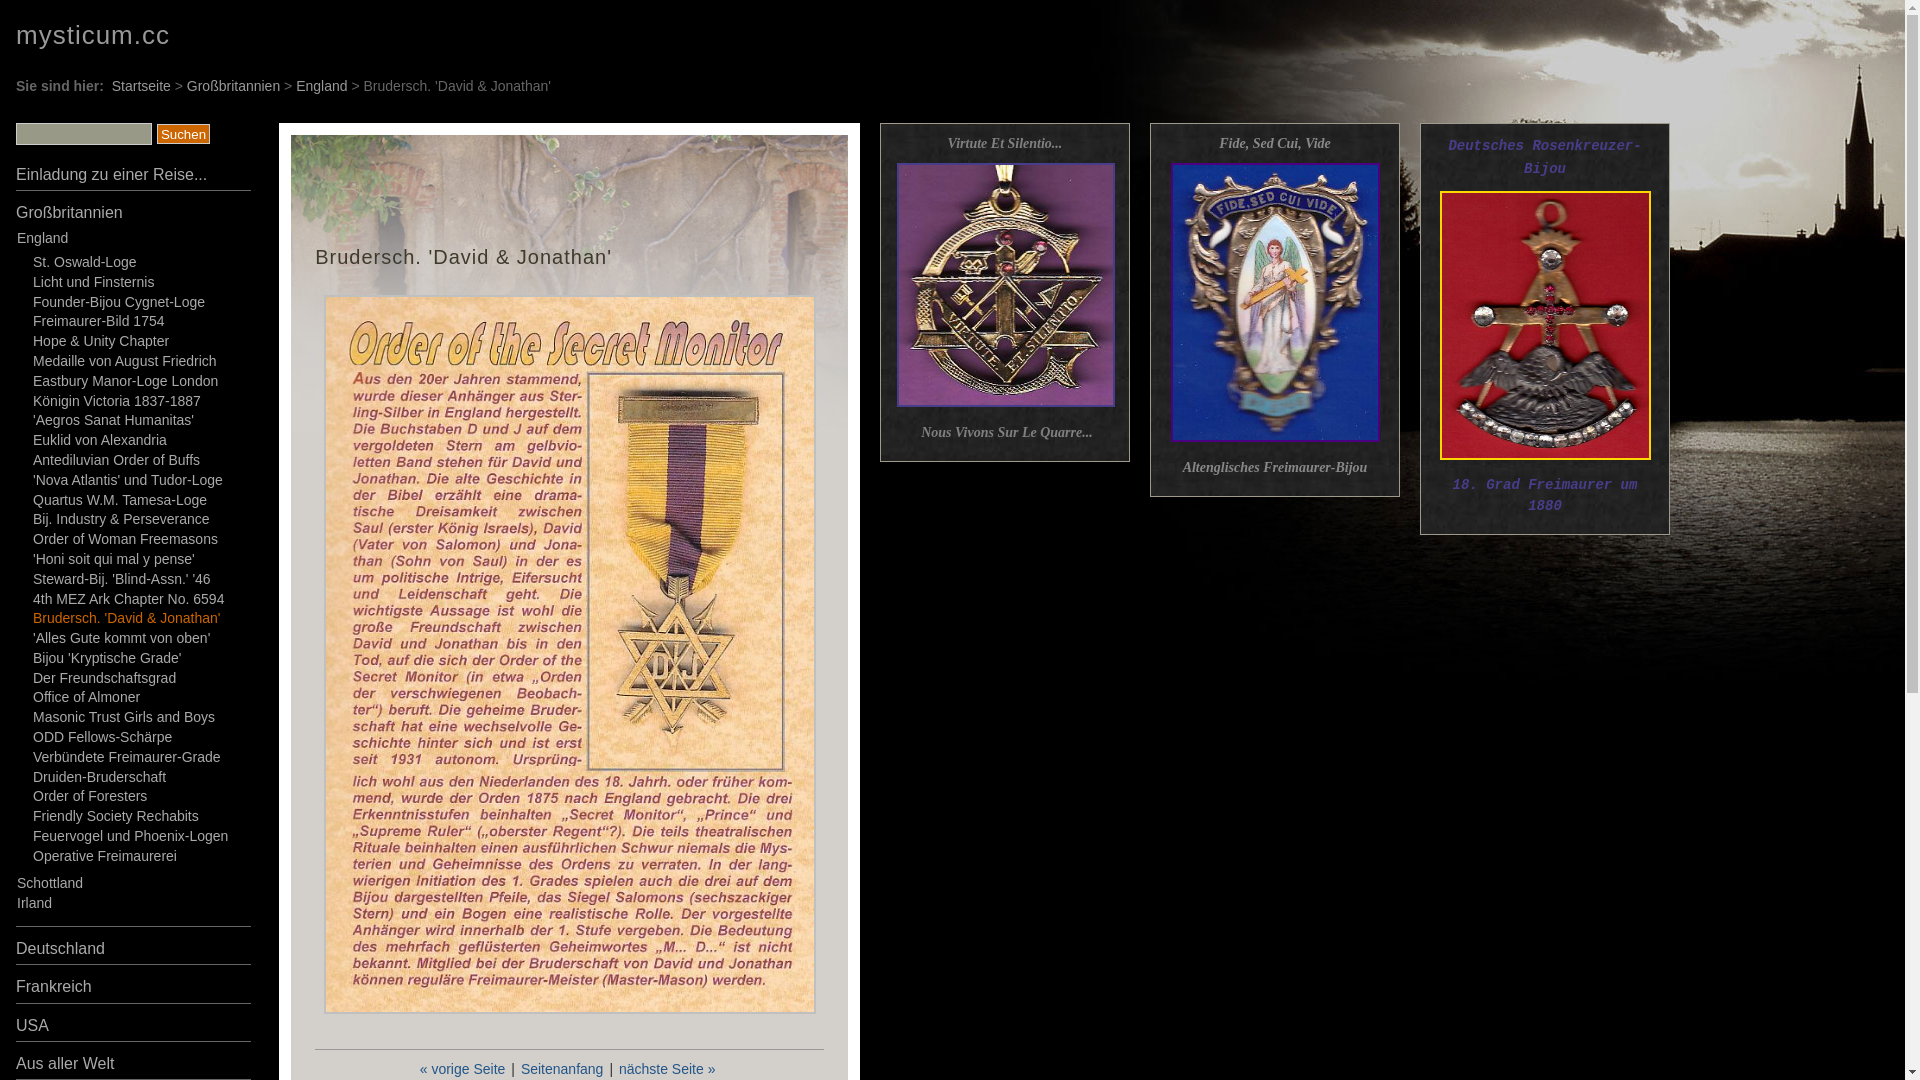  What do you see at coordinates (1544, 324) in the screenshot?
I see `'Rosenkreuzer-Bijou um 1880'` at bounding box center [1544, 324].